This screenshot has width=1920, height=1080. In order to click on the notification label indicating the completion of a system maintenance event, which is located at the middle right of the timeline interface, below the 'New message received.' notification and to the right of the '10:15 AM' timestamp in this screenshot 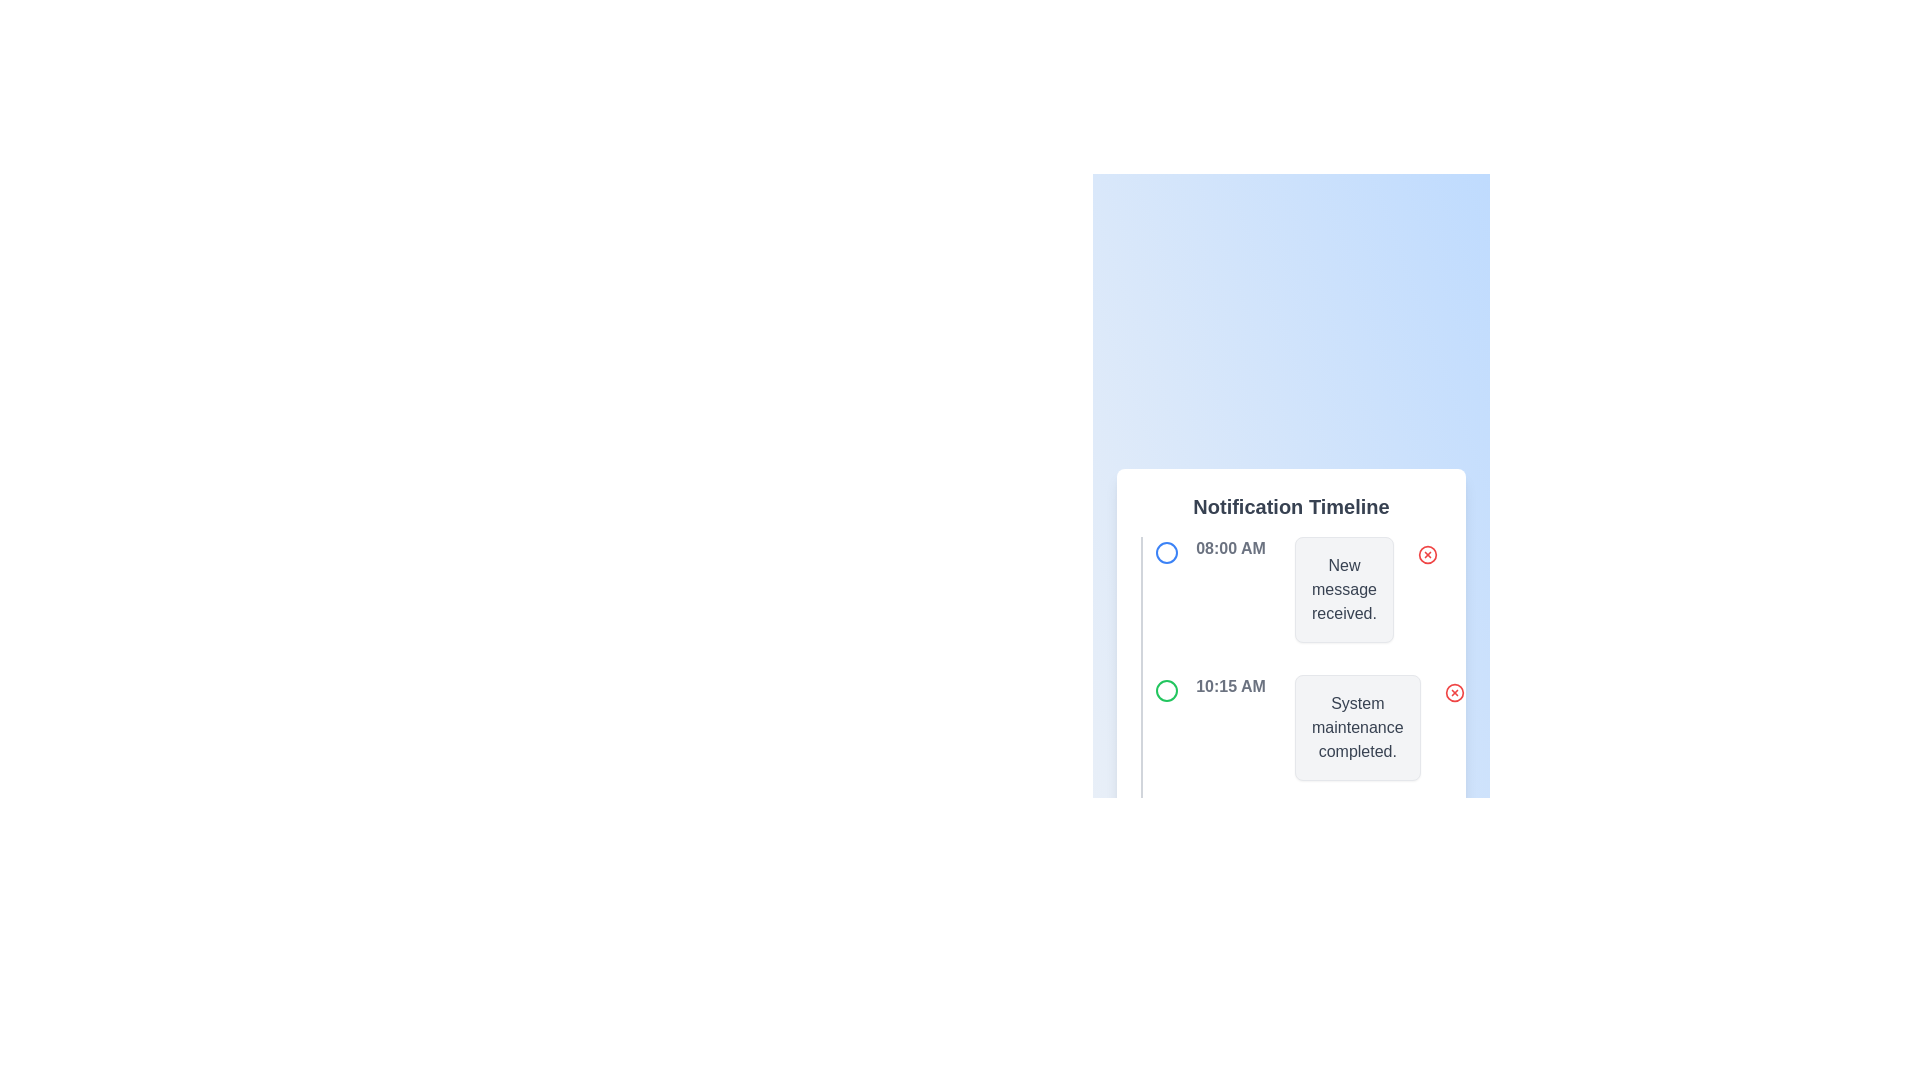, I will do `click(1357, 728)`.